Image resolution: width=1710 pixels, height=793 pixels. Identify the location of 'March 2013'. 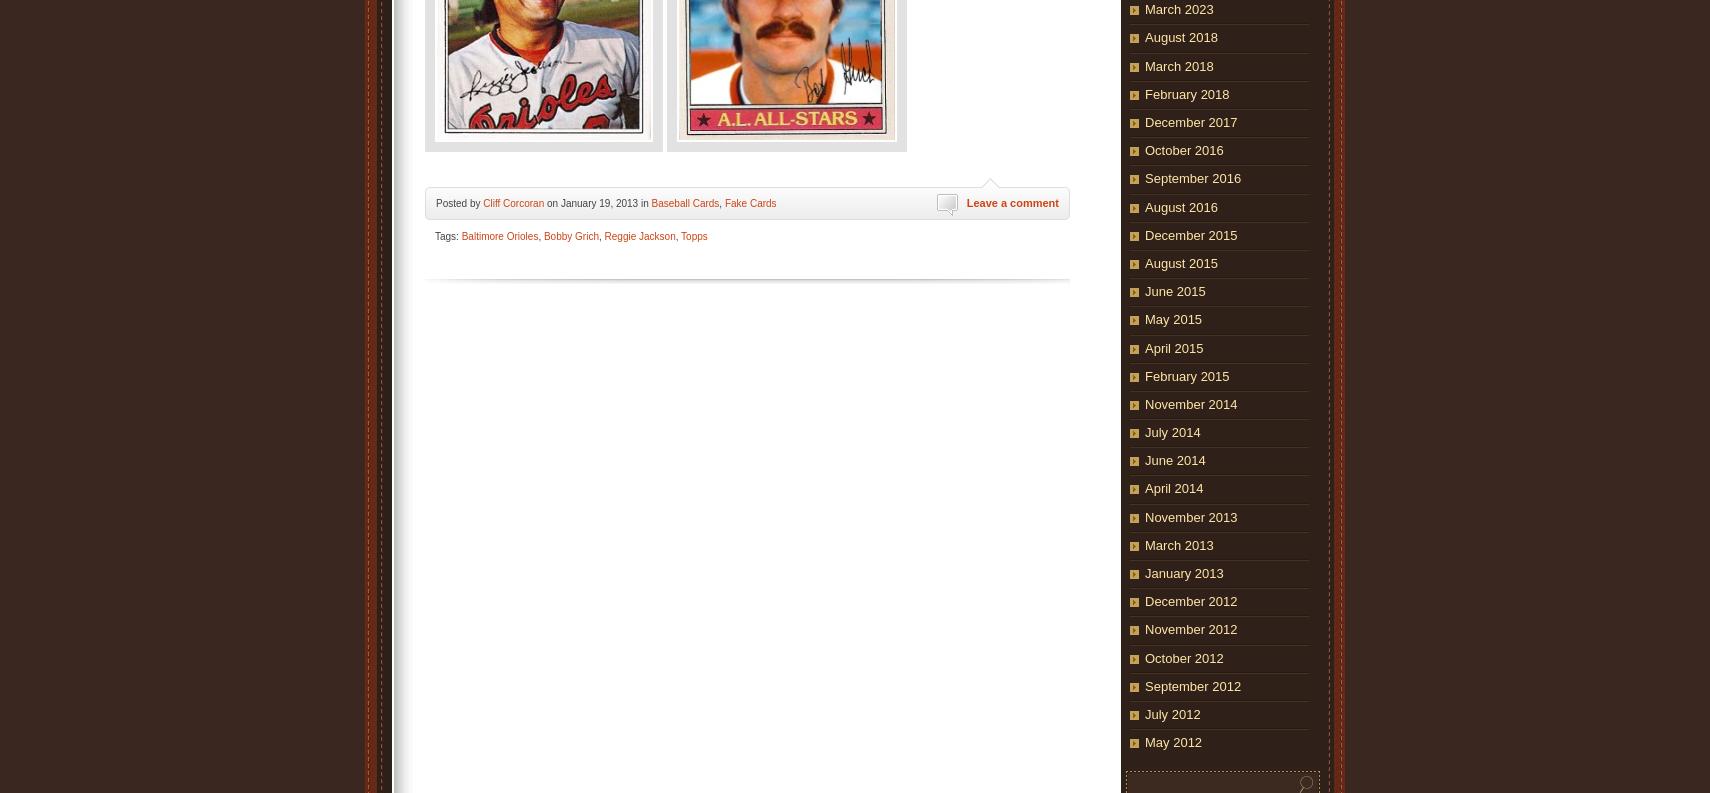
(1178, 543).